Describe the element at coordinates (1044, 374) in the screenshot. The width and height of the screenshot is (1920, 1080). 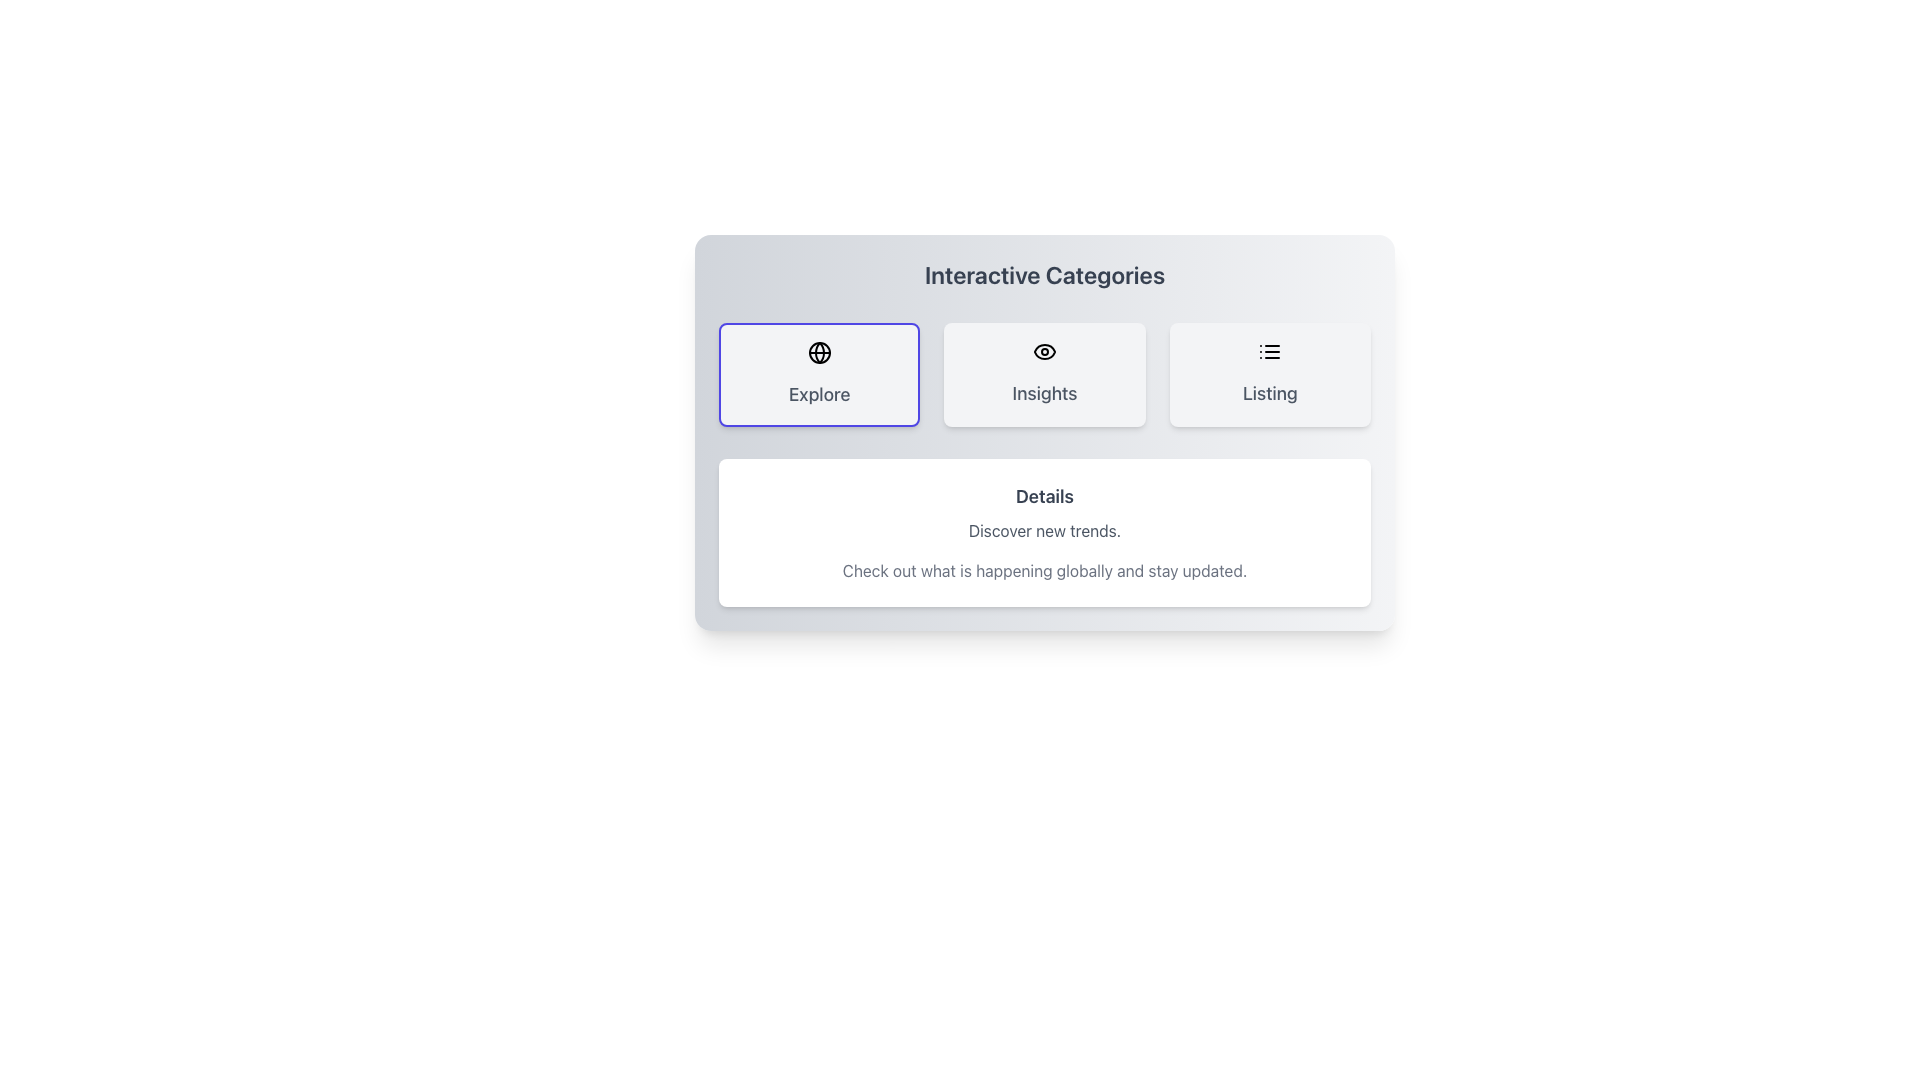
I see `the section labeled 'Insights' in the centrally aligned Navigation menu below the 'Interactive Categories' title` at that location.